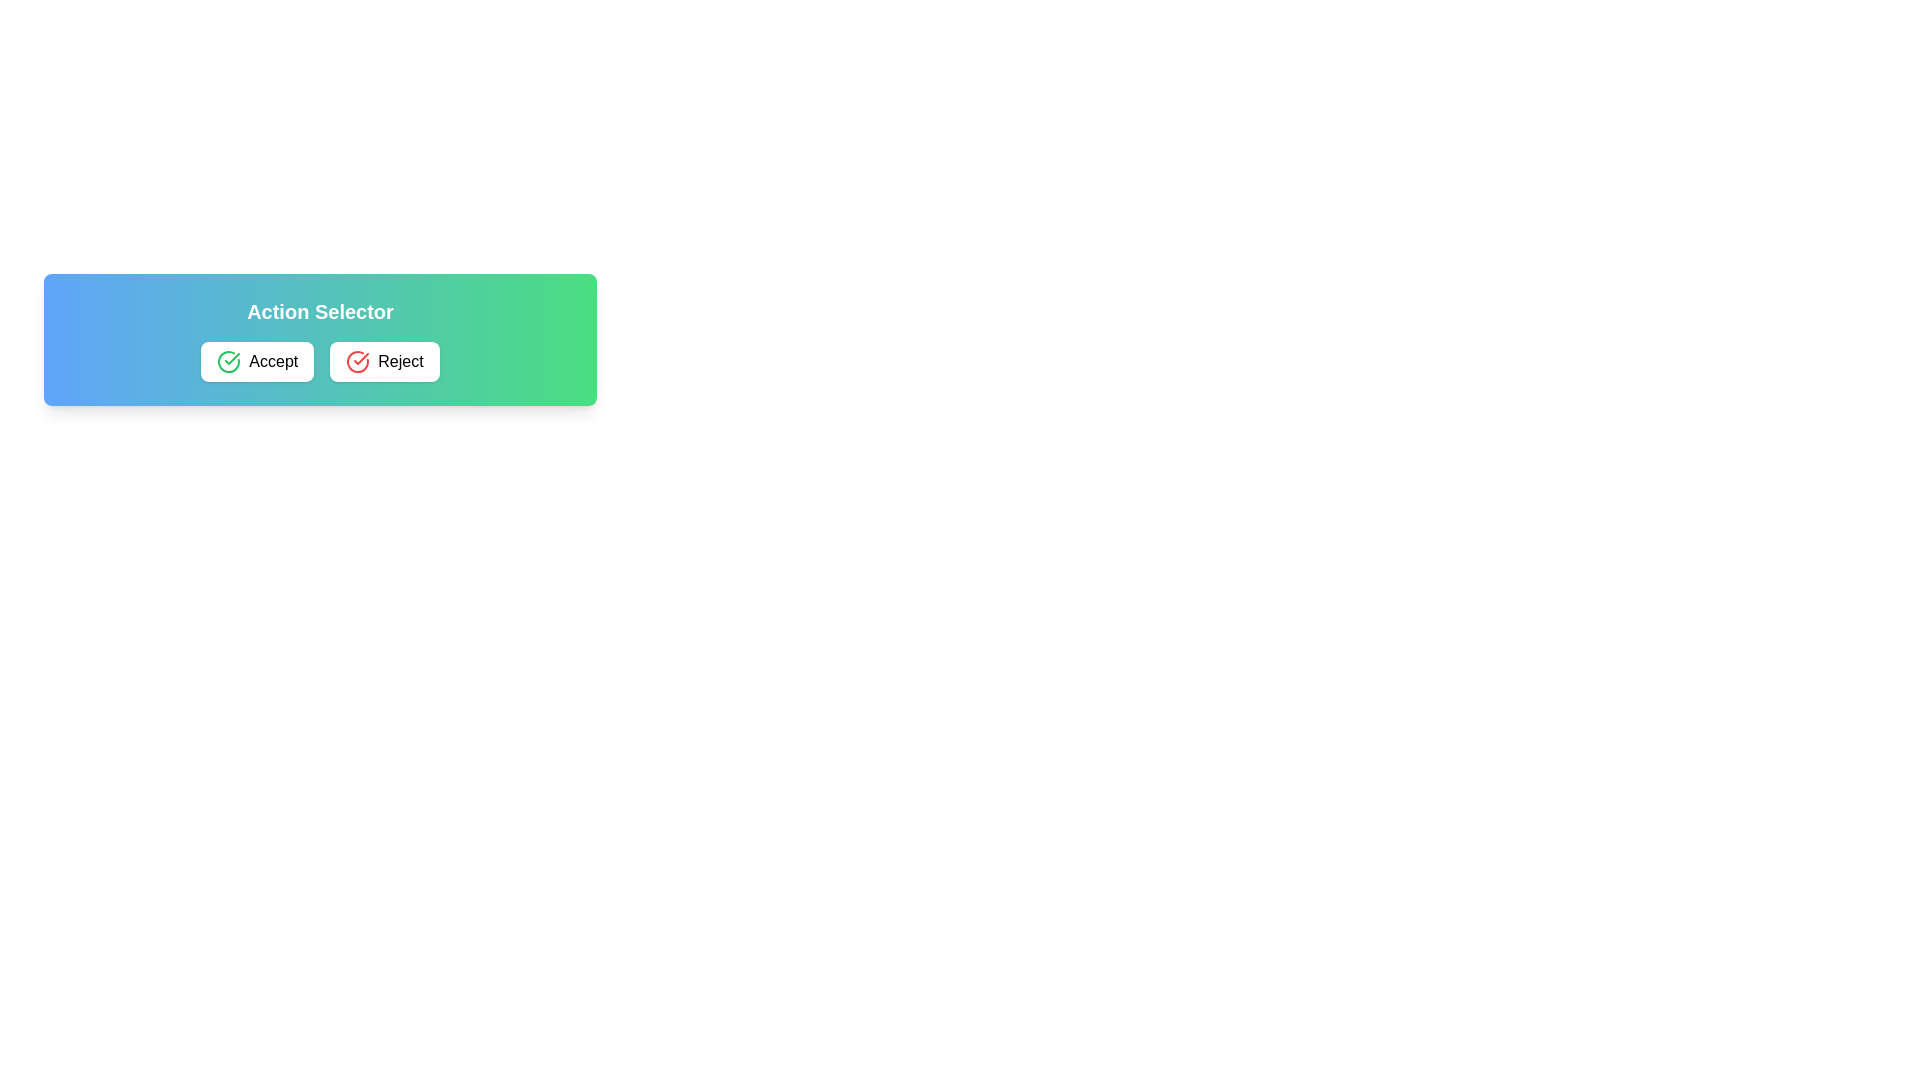 Image resolution: width=1920 pixels, height=1080 pixels. I want to click on the green confirmation icon located on the left edge of the 'Accept' button, so click(229, 362).